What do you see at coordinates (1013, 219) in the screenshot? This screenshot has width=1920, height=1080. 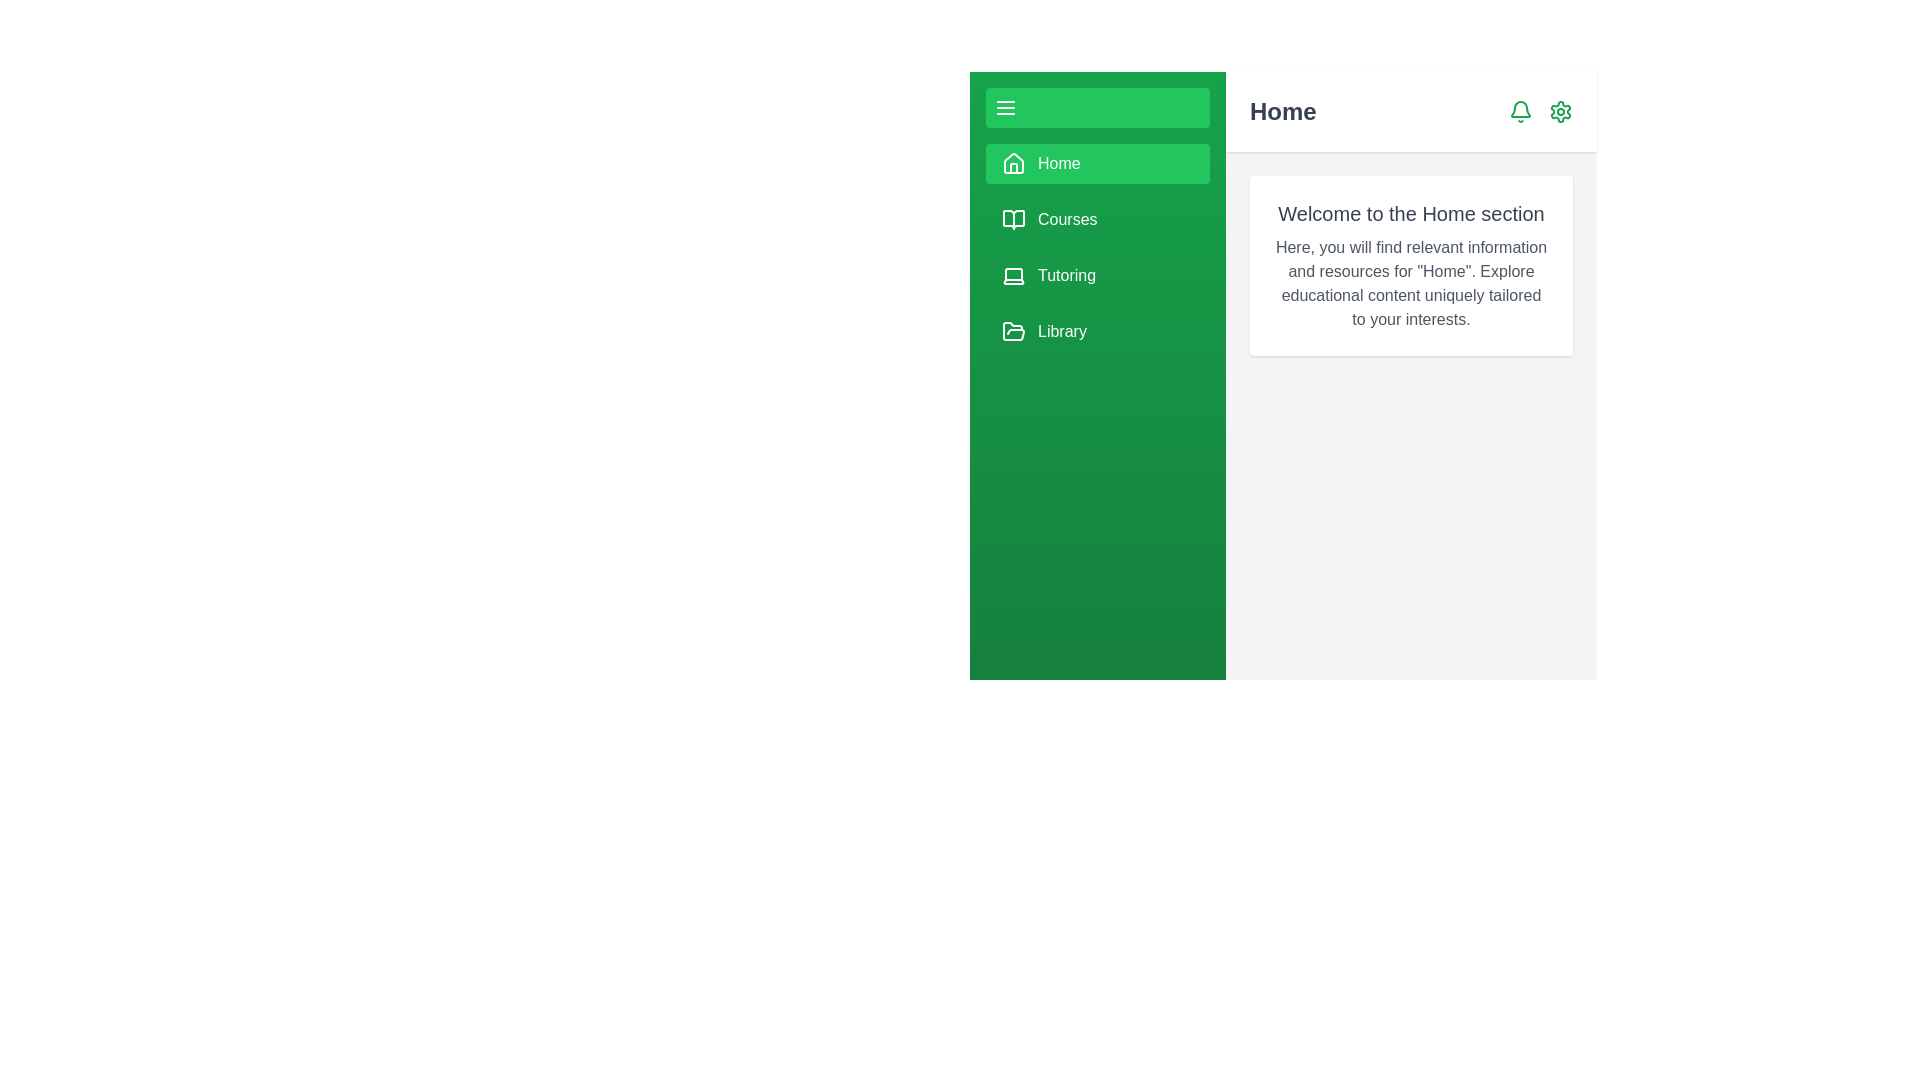 I see `the open book icon in the vertical navigation menu, located beside the 'Courses' label` at bounding box center [1013, 219].